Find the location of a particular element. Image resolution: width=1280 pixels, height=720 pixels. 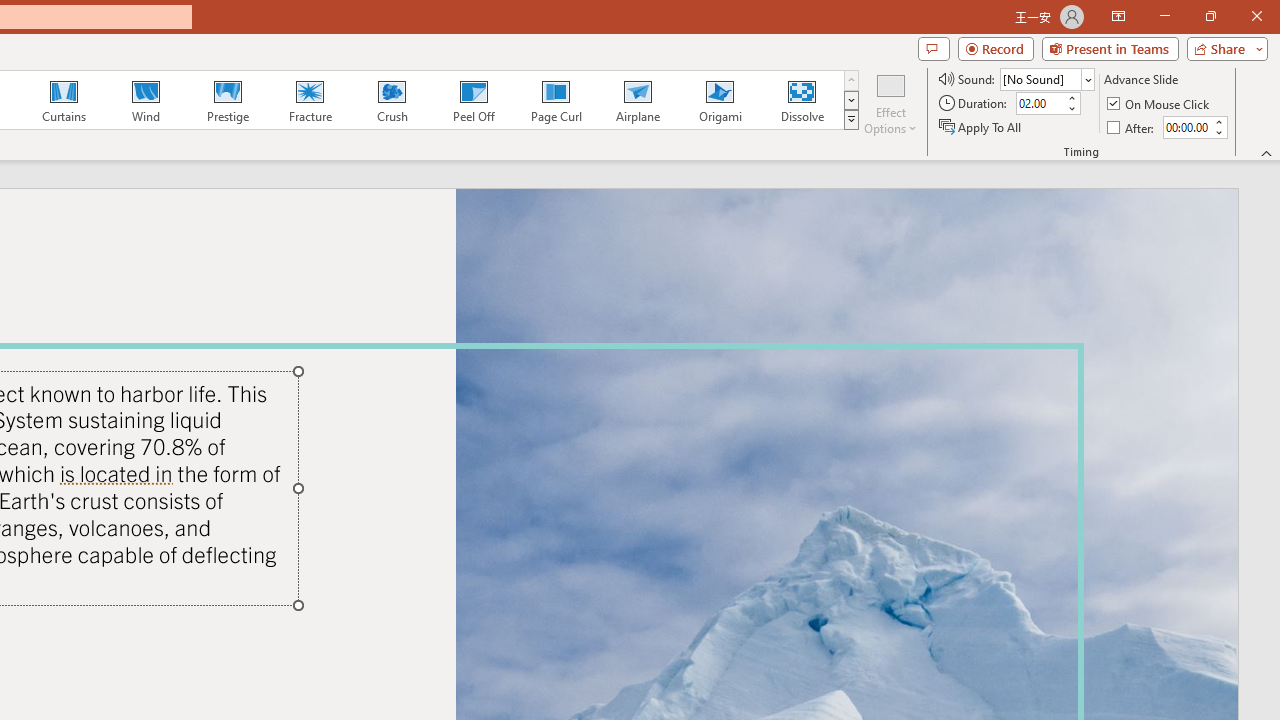

'Transition Effects' is located at coordinates (851, 120).